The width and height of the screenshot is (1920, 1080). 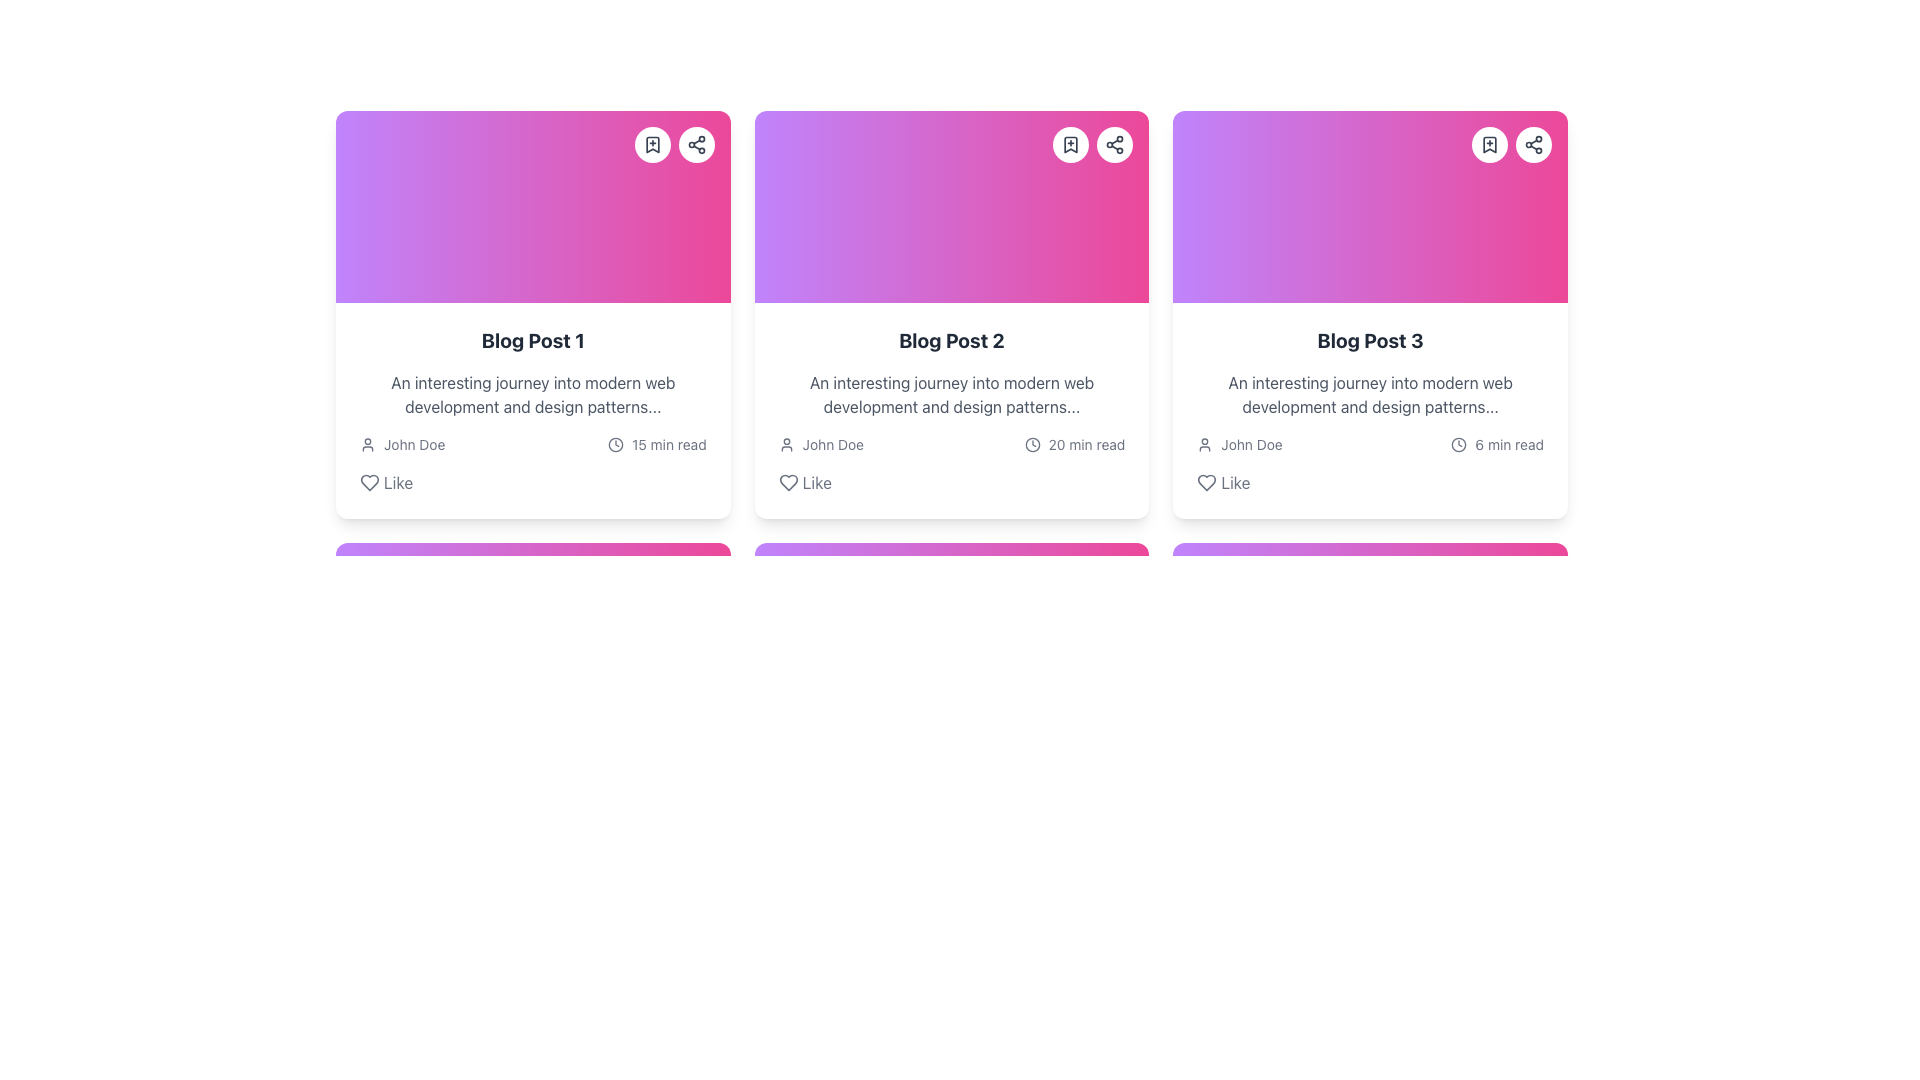 I want to click on the heart-shaped icon button located in the bottom left section of the second card to like the post, so click(x=787, y=482).